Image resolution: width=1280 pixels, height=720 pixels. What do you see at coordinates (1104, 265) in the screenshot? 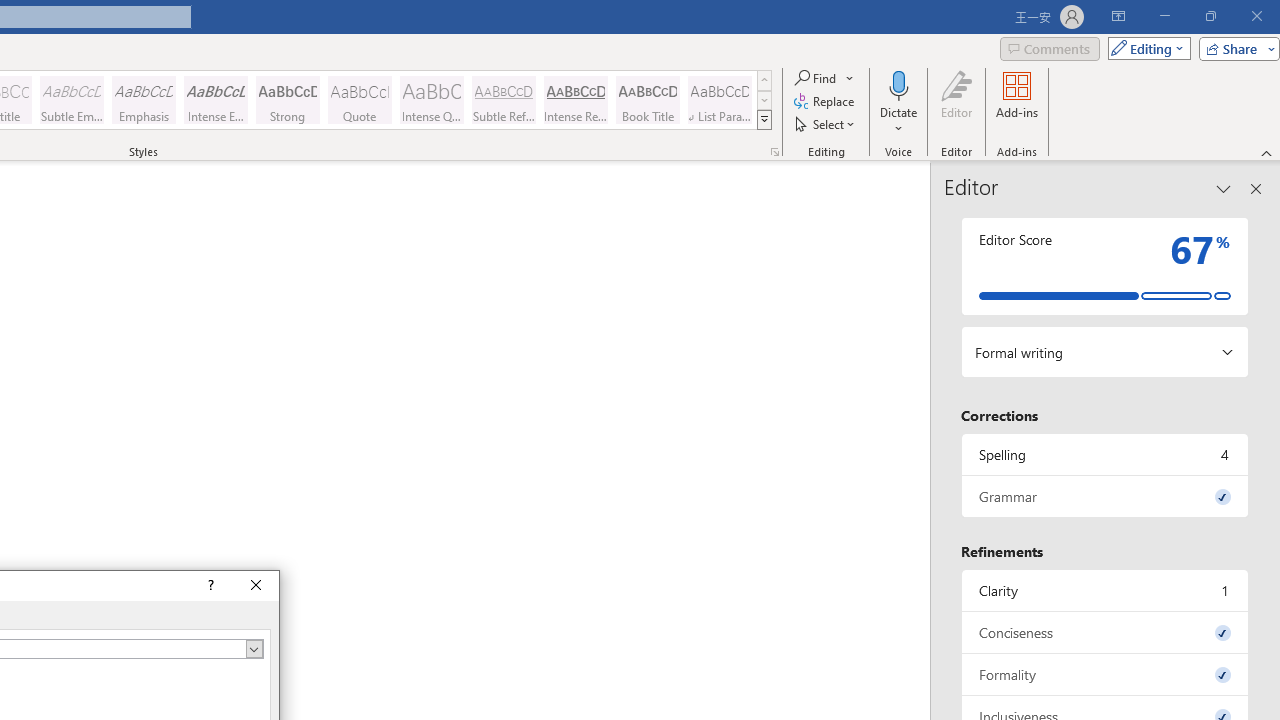
I see `'Editor Score 67%'` at bounding box center [1104, 265].